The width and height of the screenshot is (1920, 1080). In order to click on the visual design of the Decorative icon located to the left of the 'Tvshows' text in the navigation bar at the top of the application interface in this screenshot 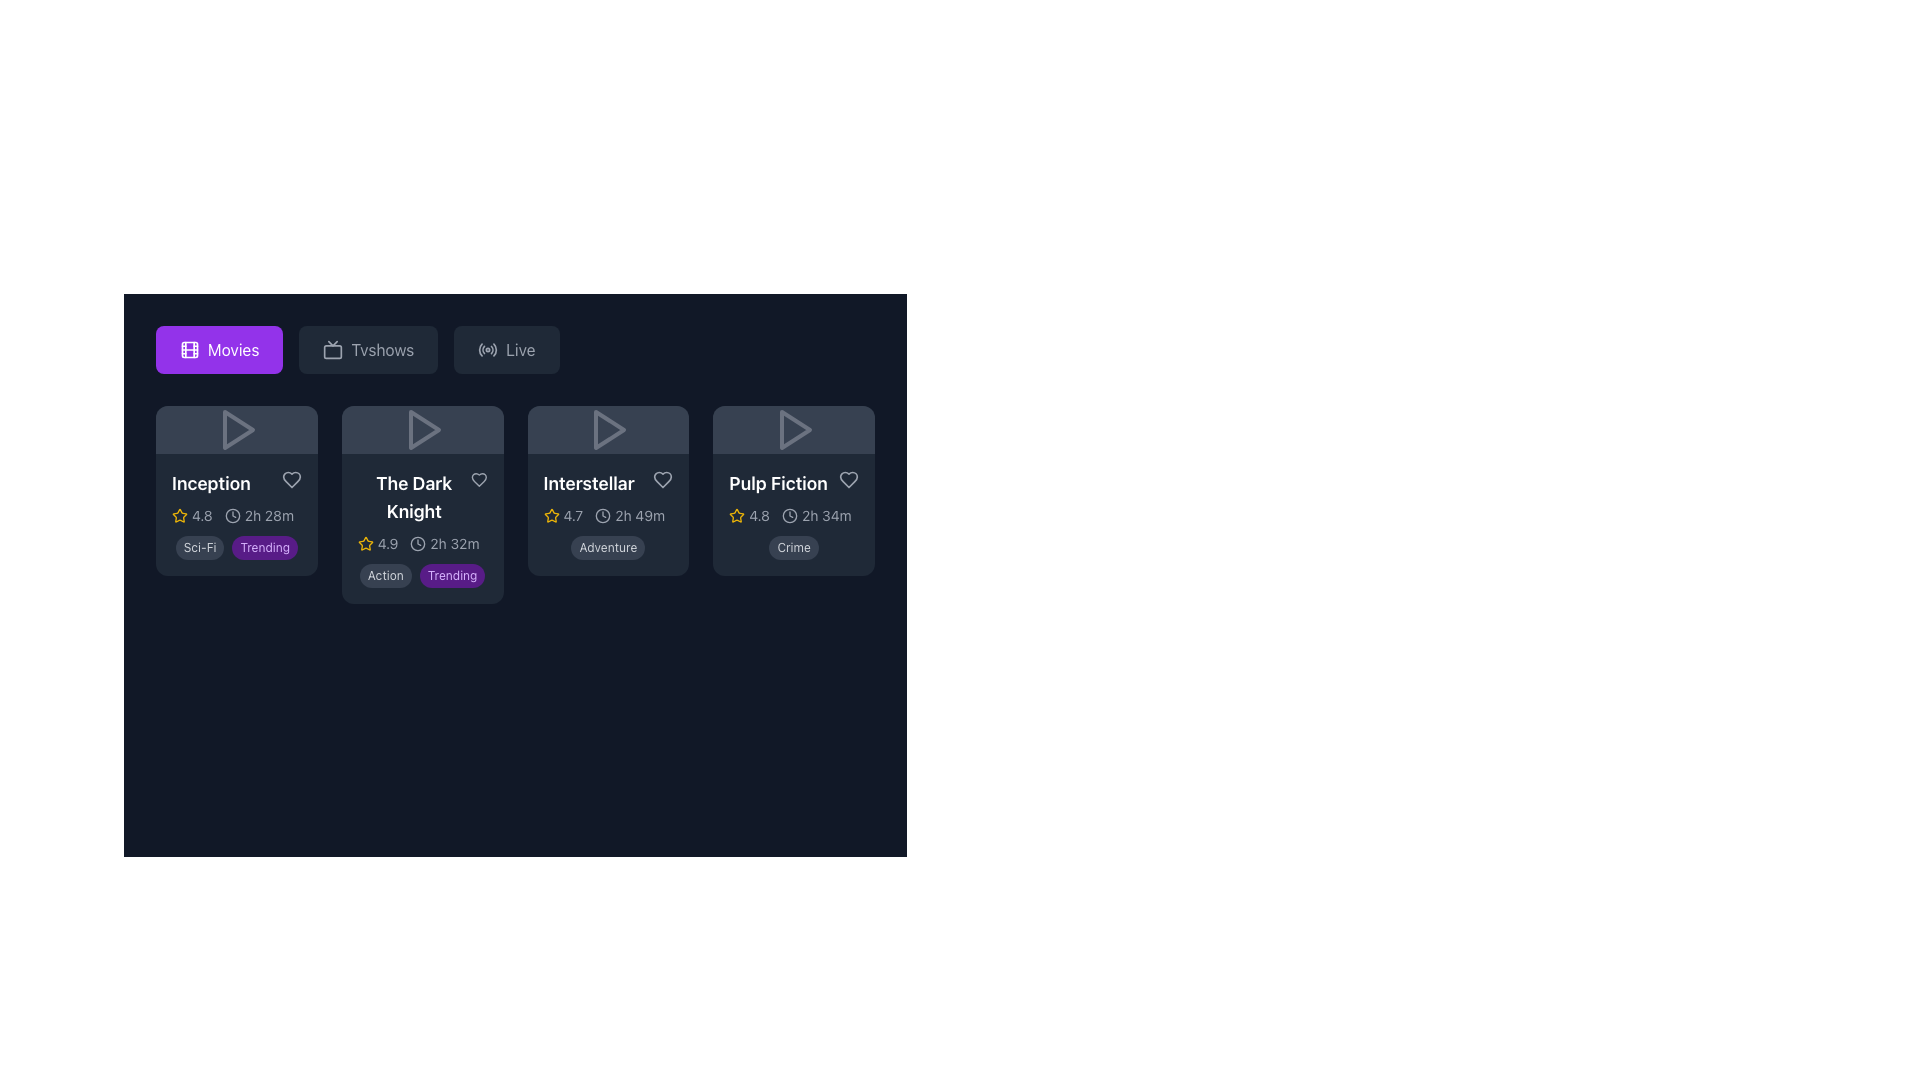, I will do `click(333, 349)`.